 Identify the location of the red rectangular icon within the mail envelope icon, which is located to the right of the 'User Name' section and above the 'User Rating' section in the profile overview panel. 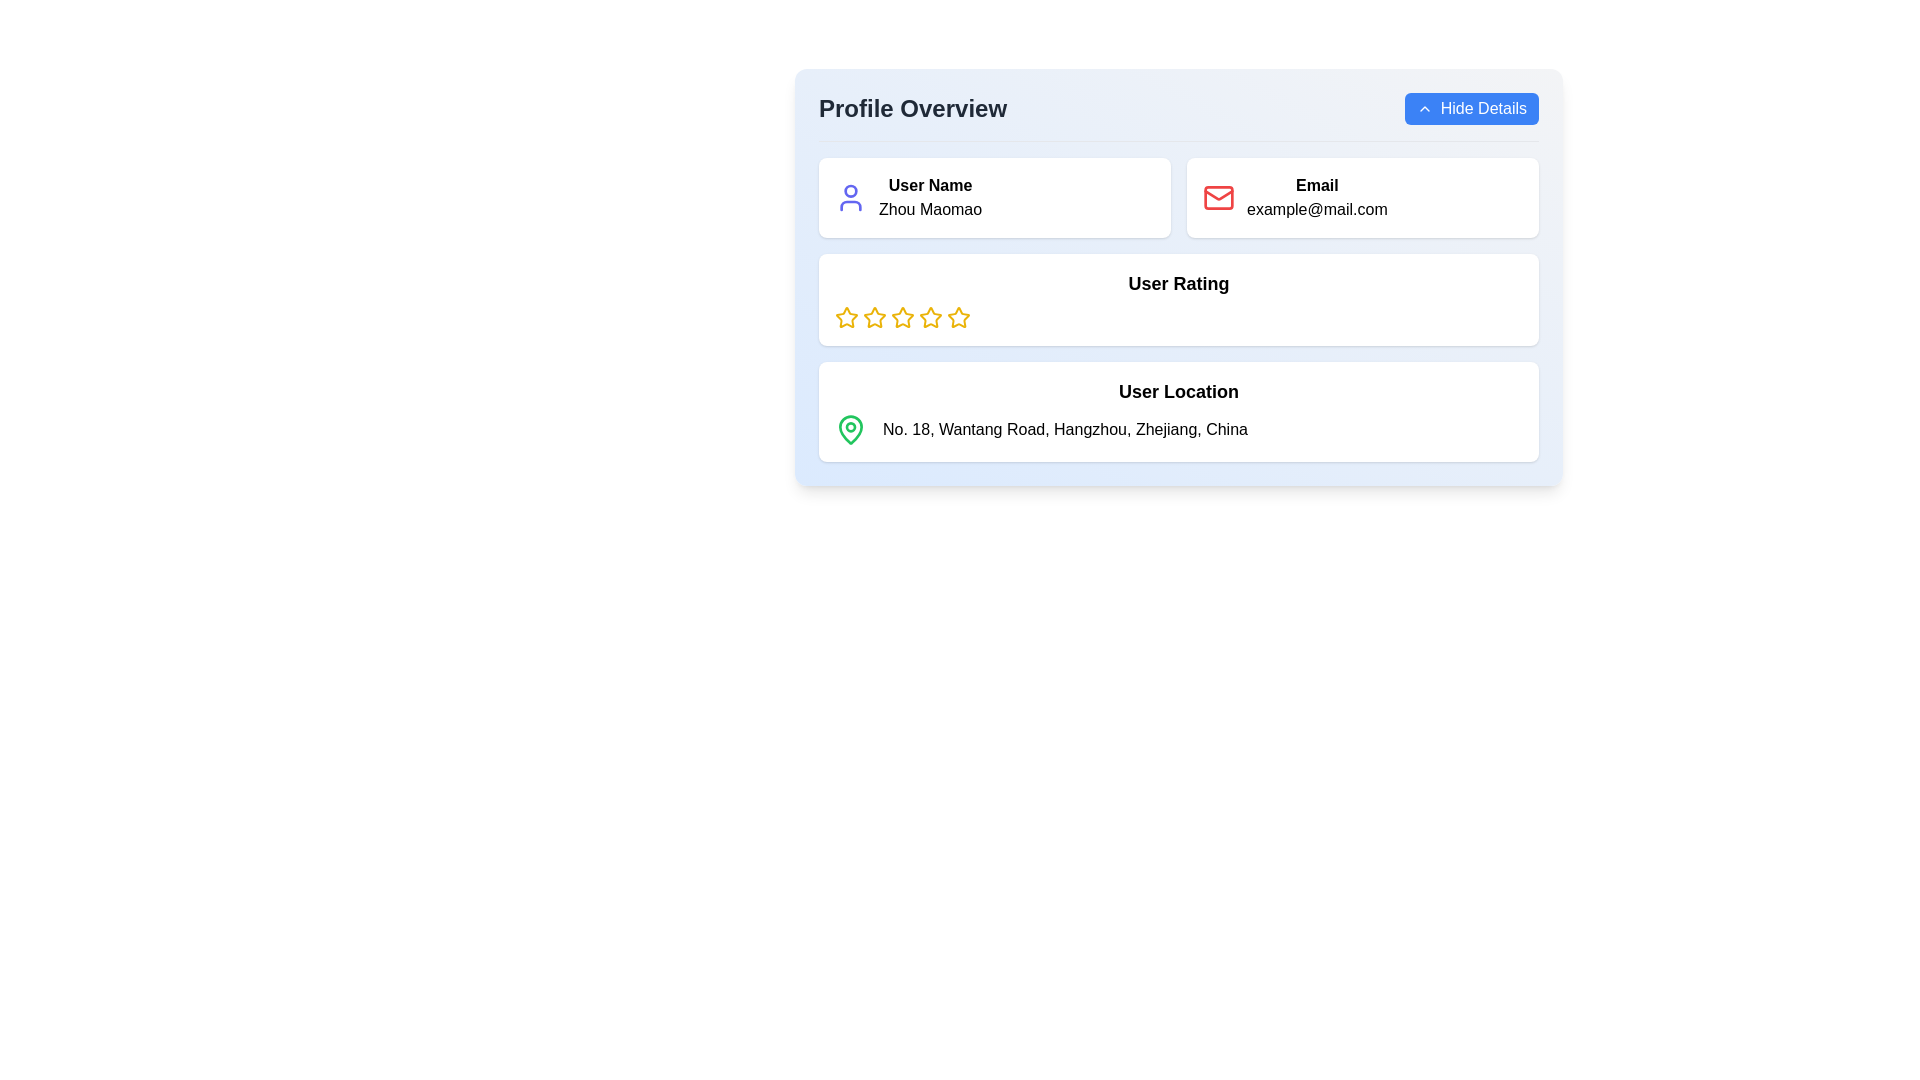
(1218, 197).